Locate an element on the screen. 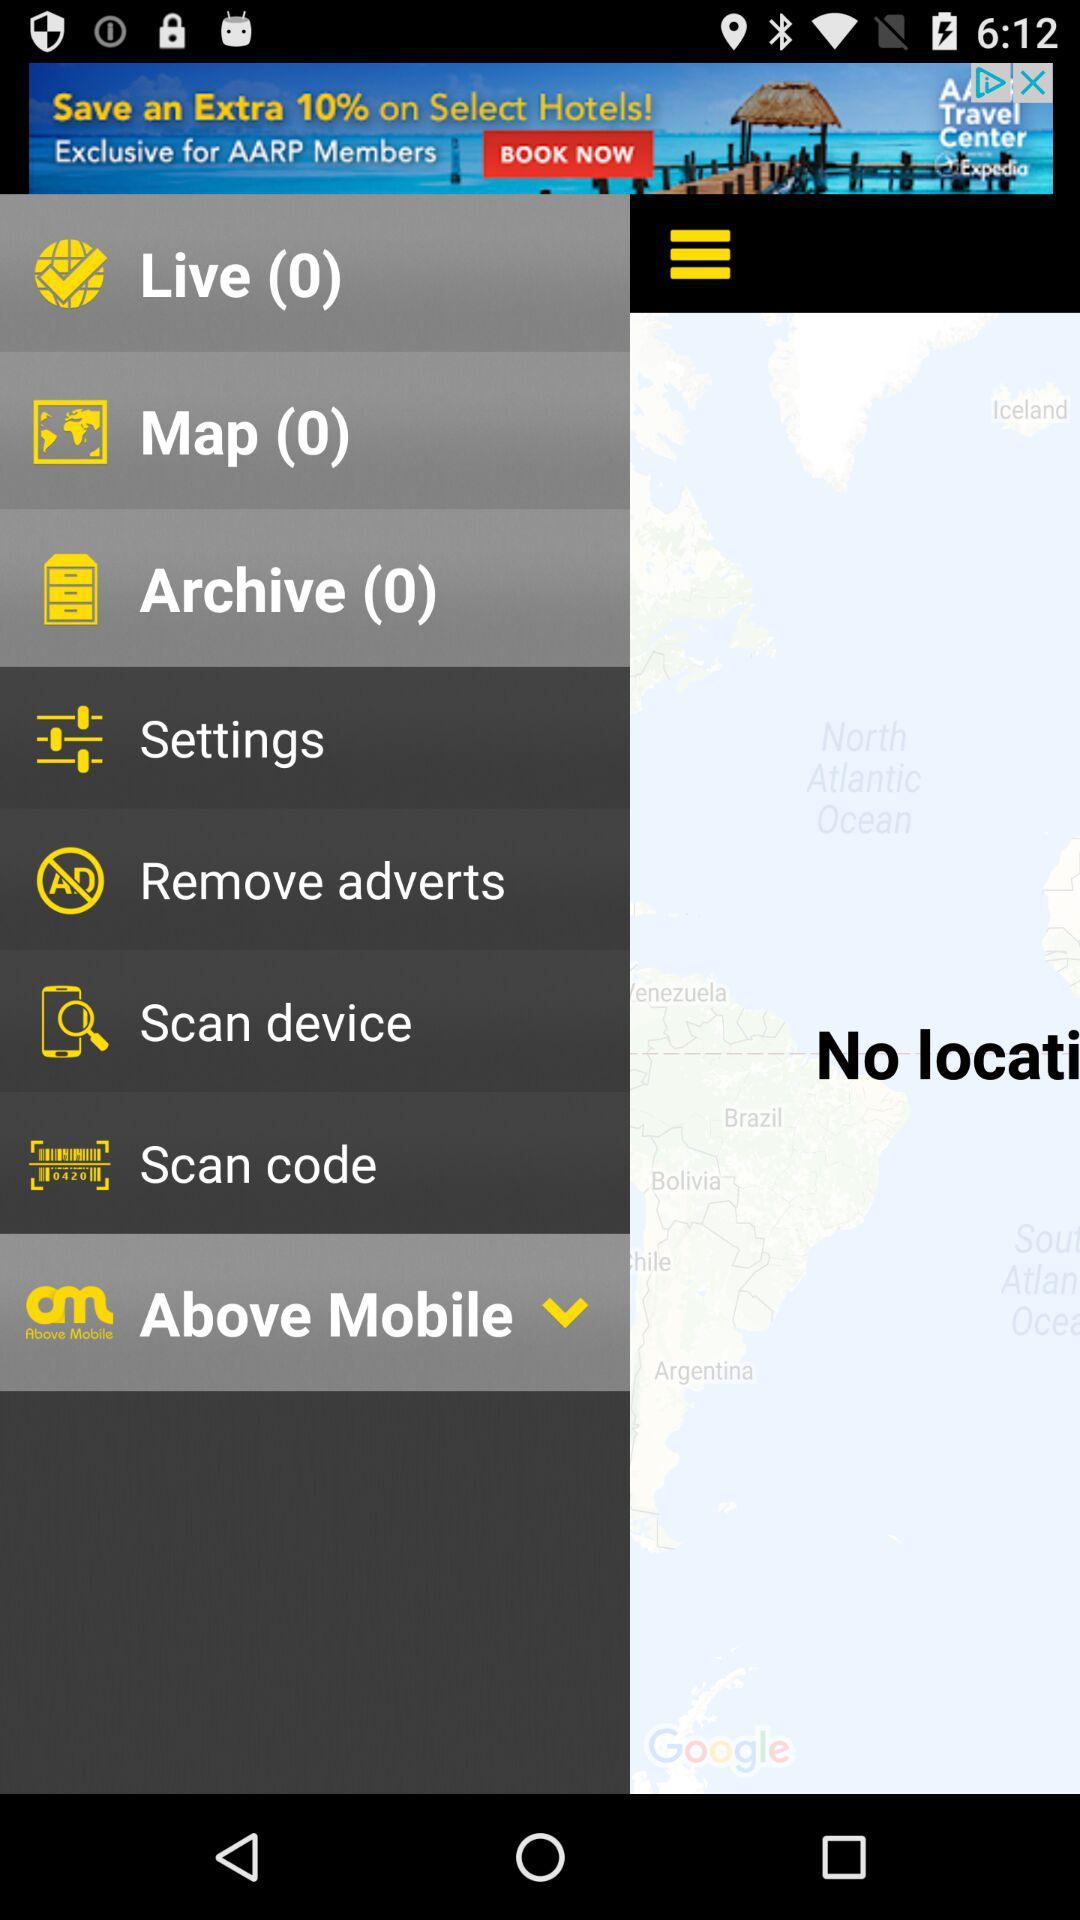 The width and height of the screenshot is (1080, 1920). the expand_more icon is located at coordinates (564, 1403).